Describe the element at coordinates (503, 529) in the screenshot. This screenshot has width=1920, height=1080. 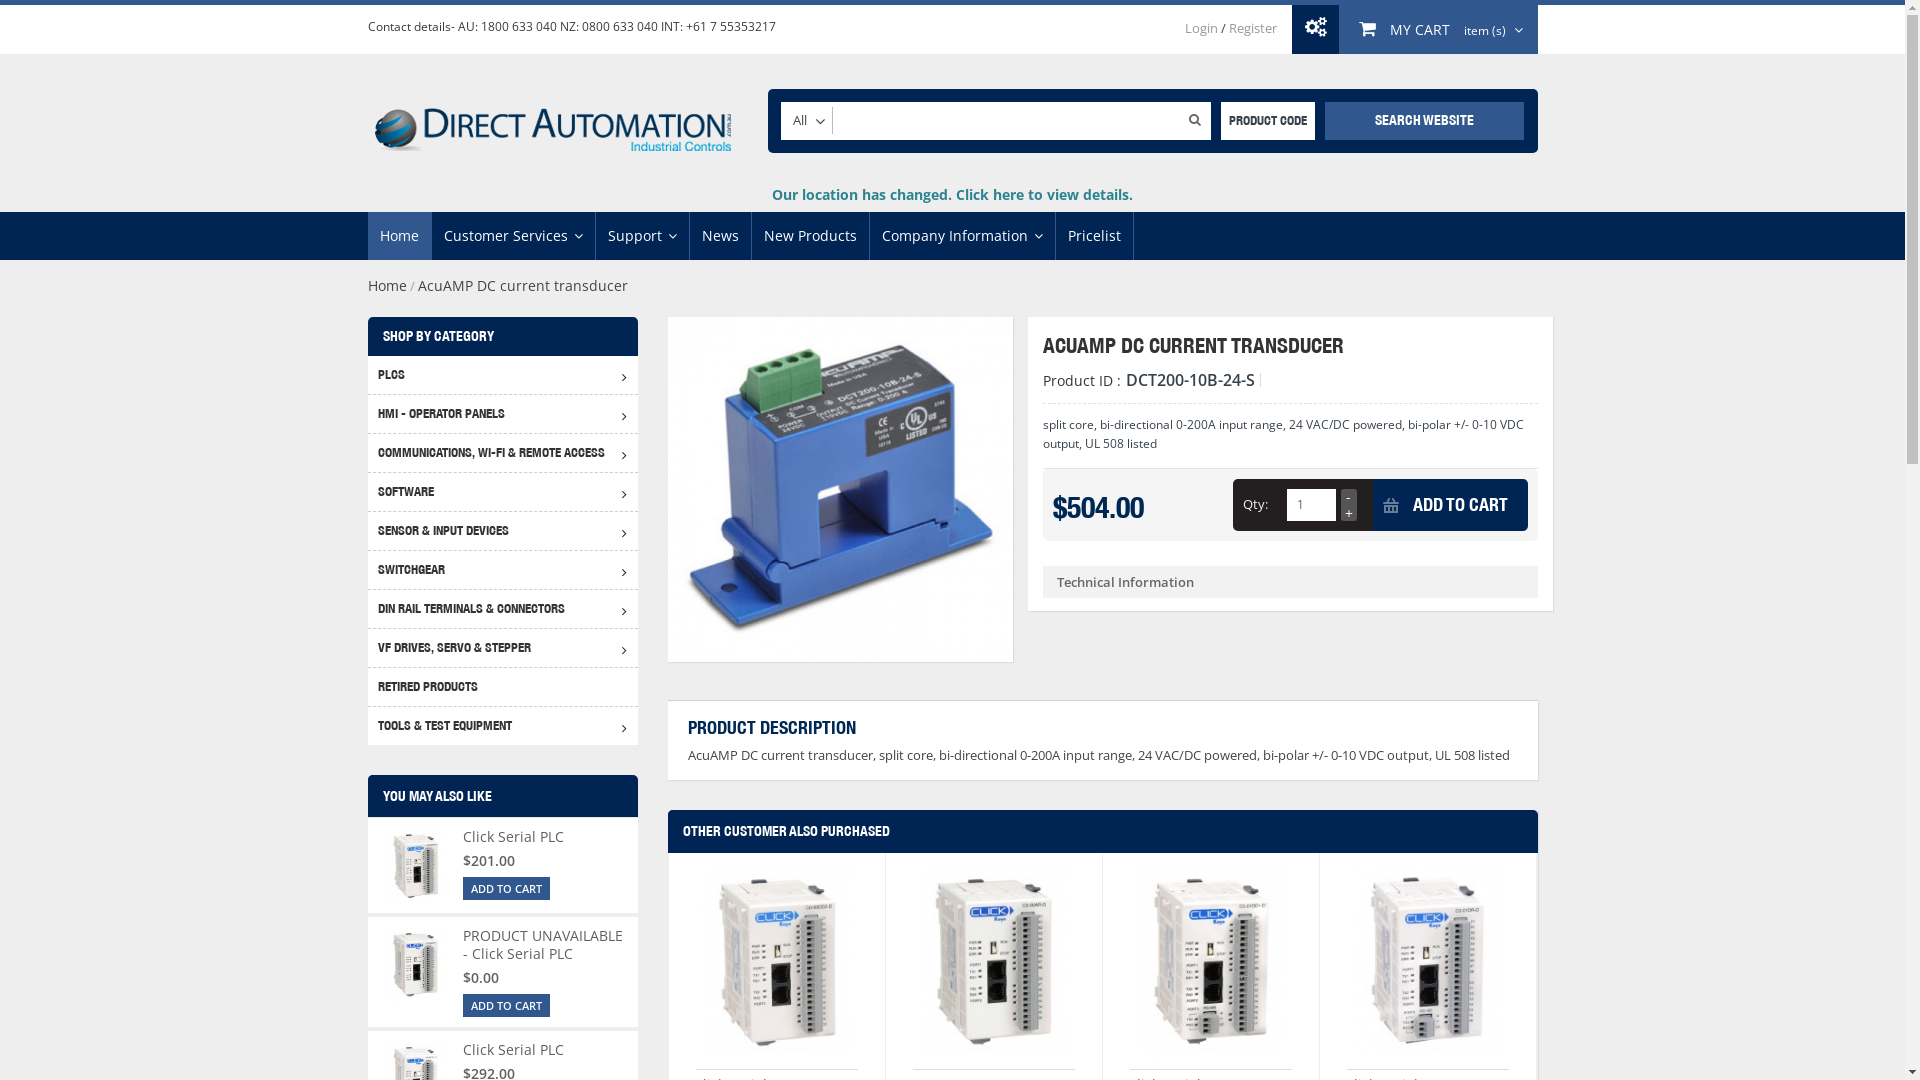
I see `'SENSOR & INPUT DEVICES'` at that location.